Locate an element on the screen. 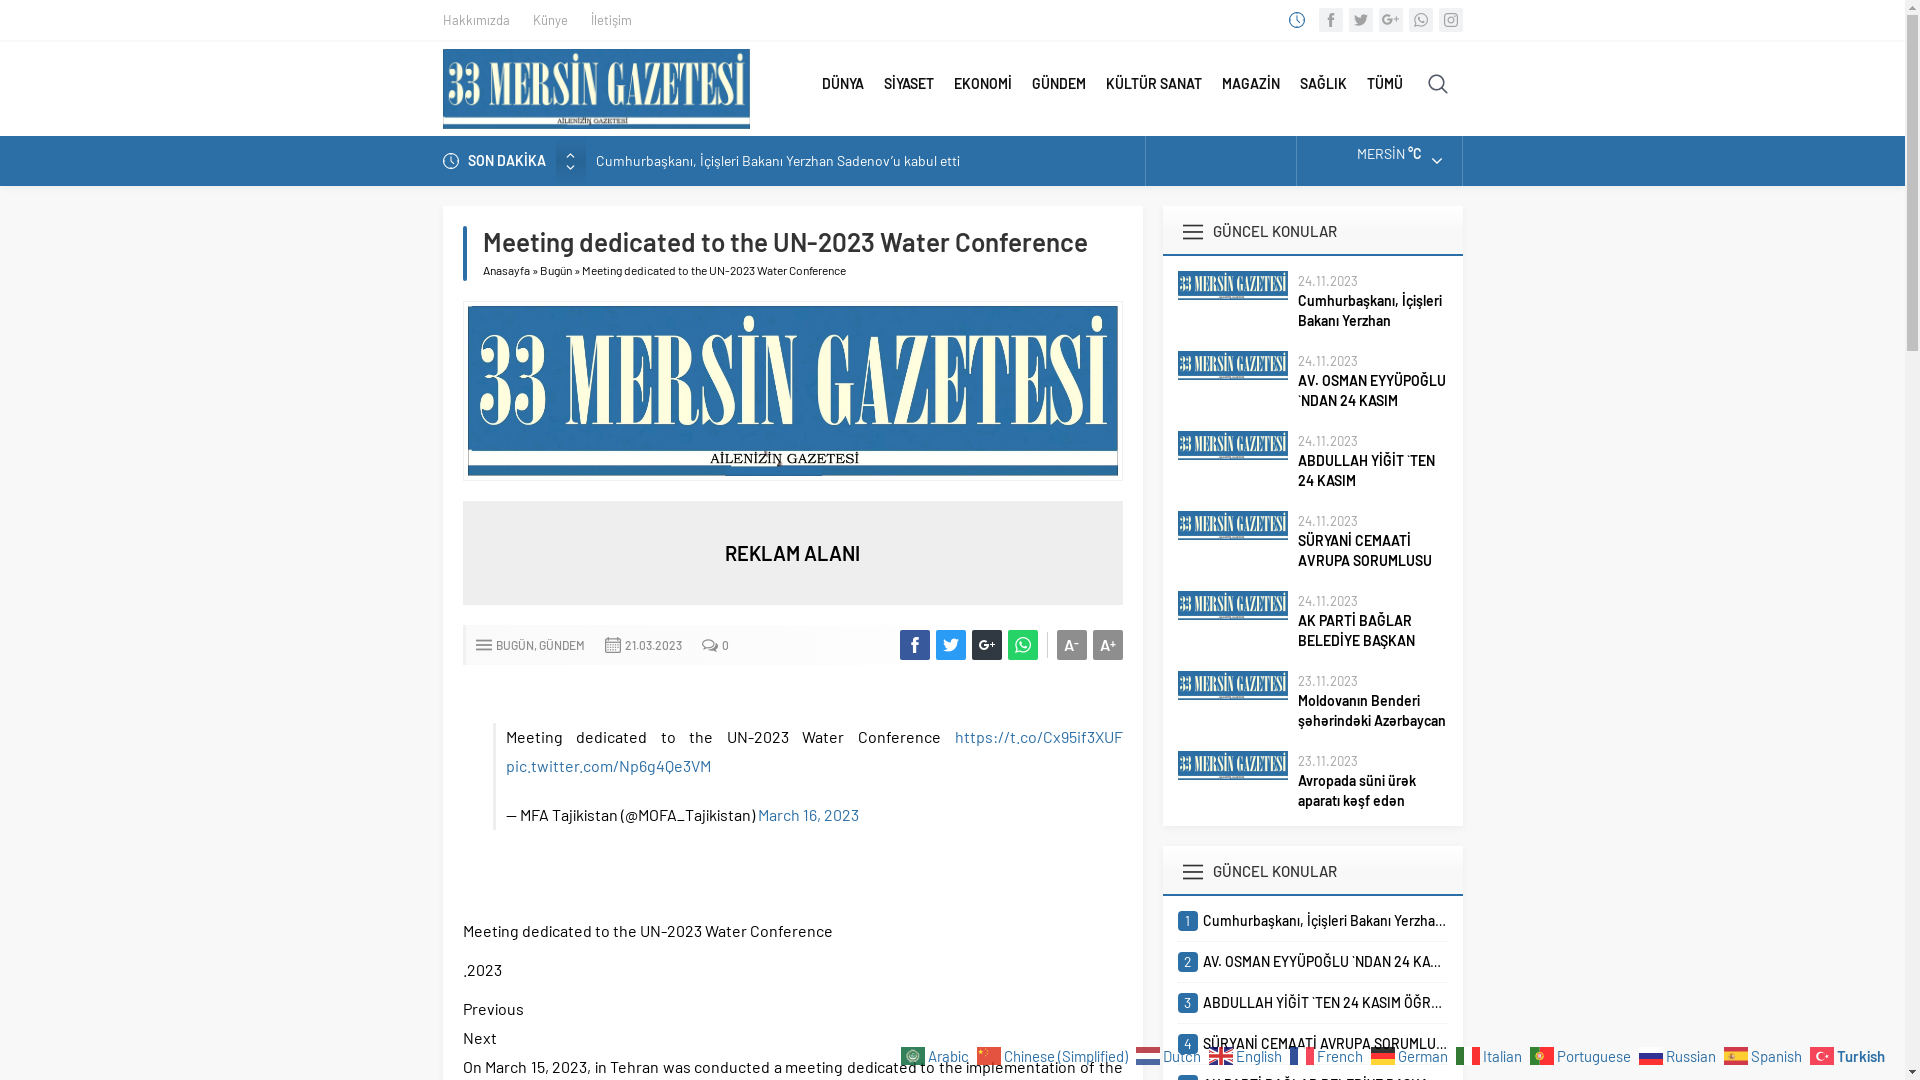 The image size is (1920, 1080). 'German' is located at coordinates (1410, 1053).